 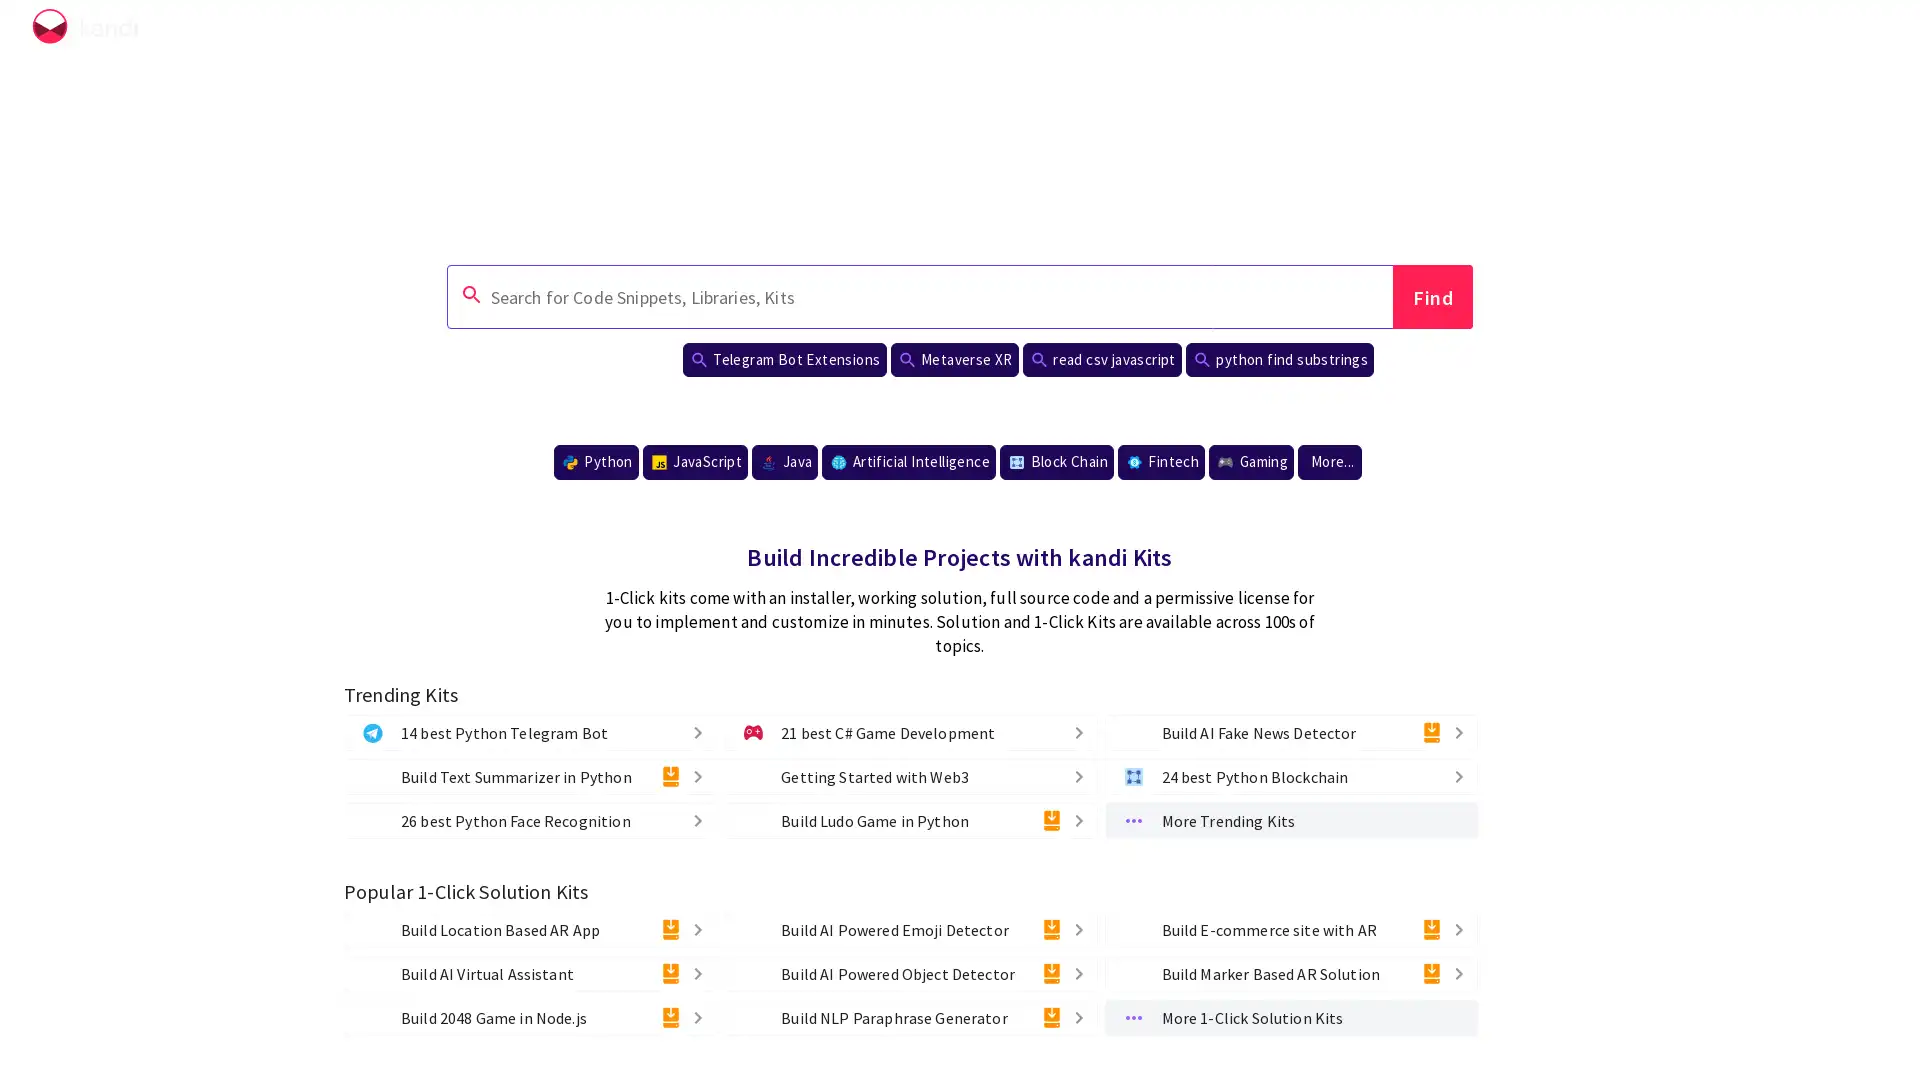 I want to click on python-face-recognition 26 best Python Face Recognition, so click(x=530, y=820).